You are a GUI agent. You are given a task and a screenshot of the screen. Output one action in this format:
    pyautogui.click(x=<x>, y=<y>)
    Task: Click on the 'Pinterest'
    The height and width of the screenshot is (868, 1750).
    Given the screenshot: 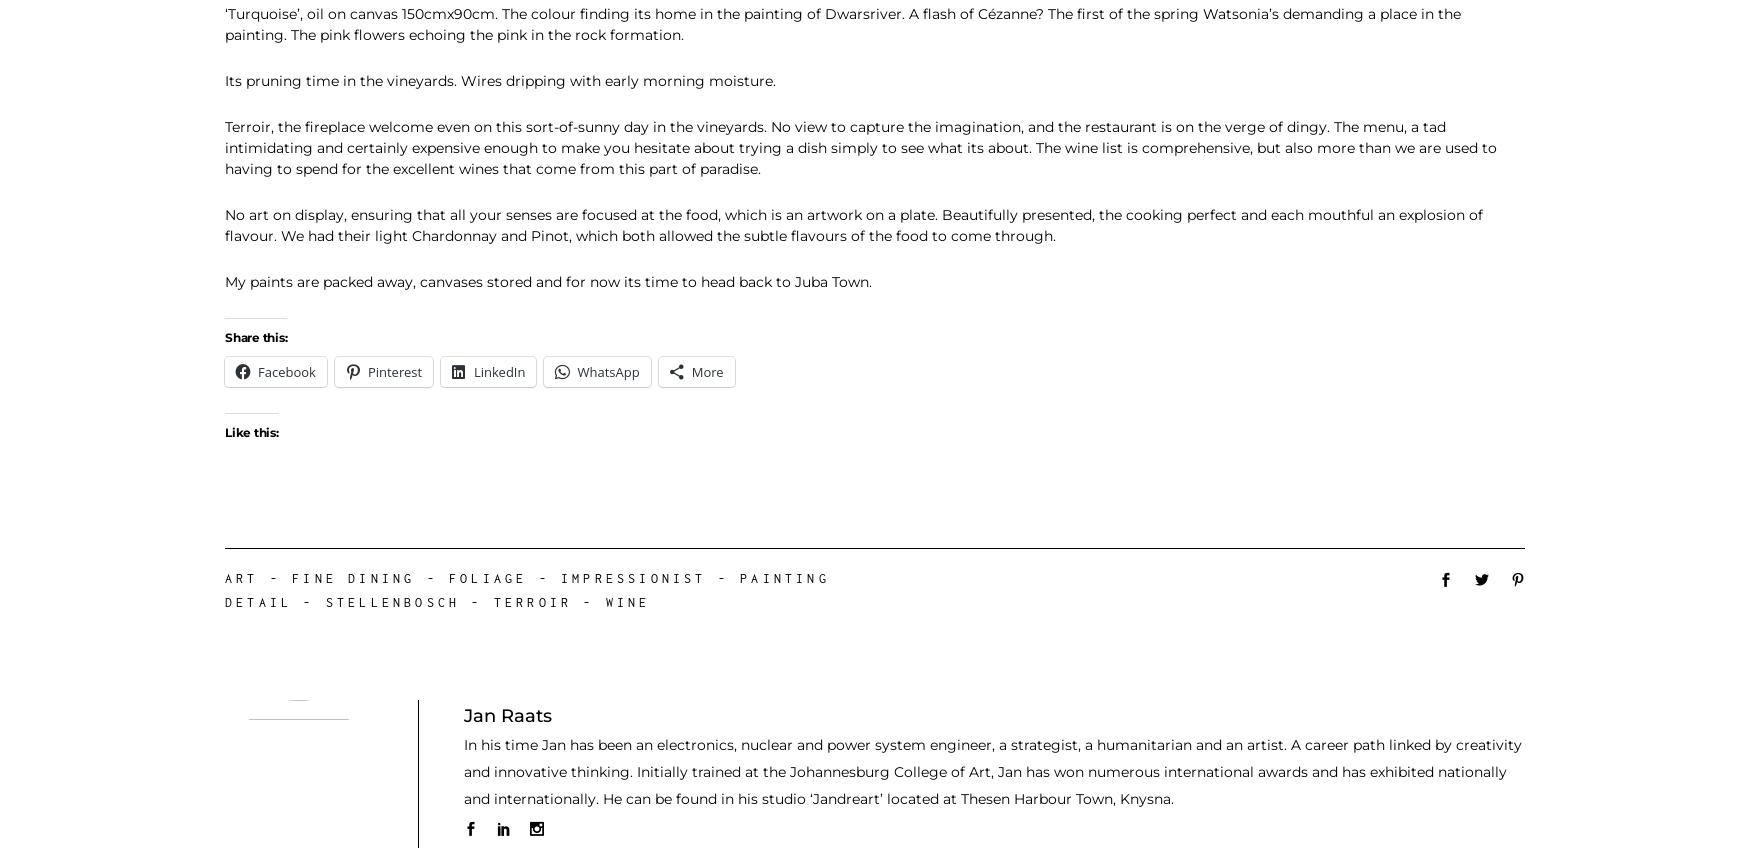 What is the action you would take?
    pyautogui.click(x=366, y=372)
    